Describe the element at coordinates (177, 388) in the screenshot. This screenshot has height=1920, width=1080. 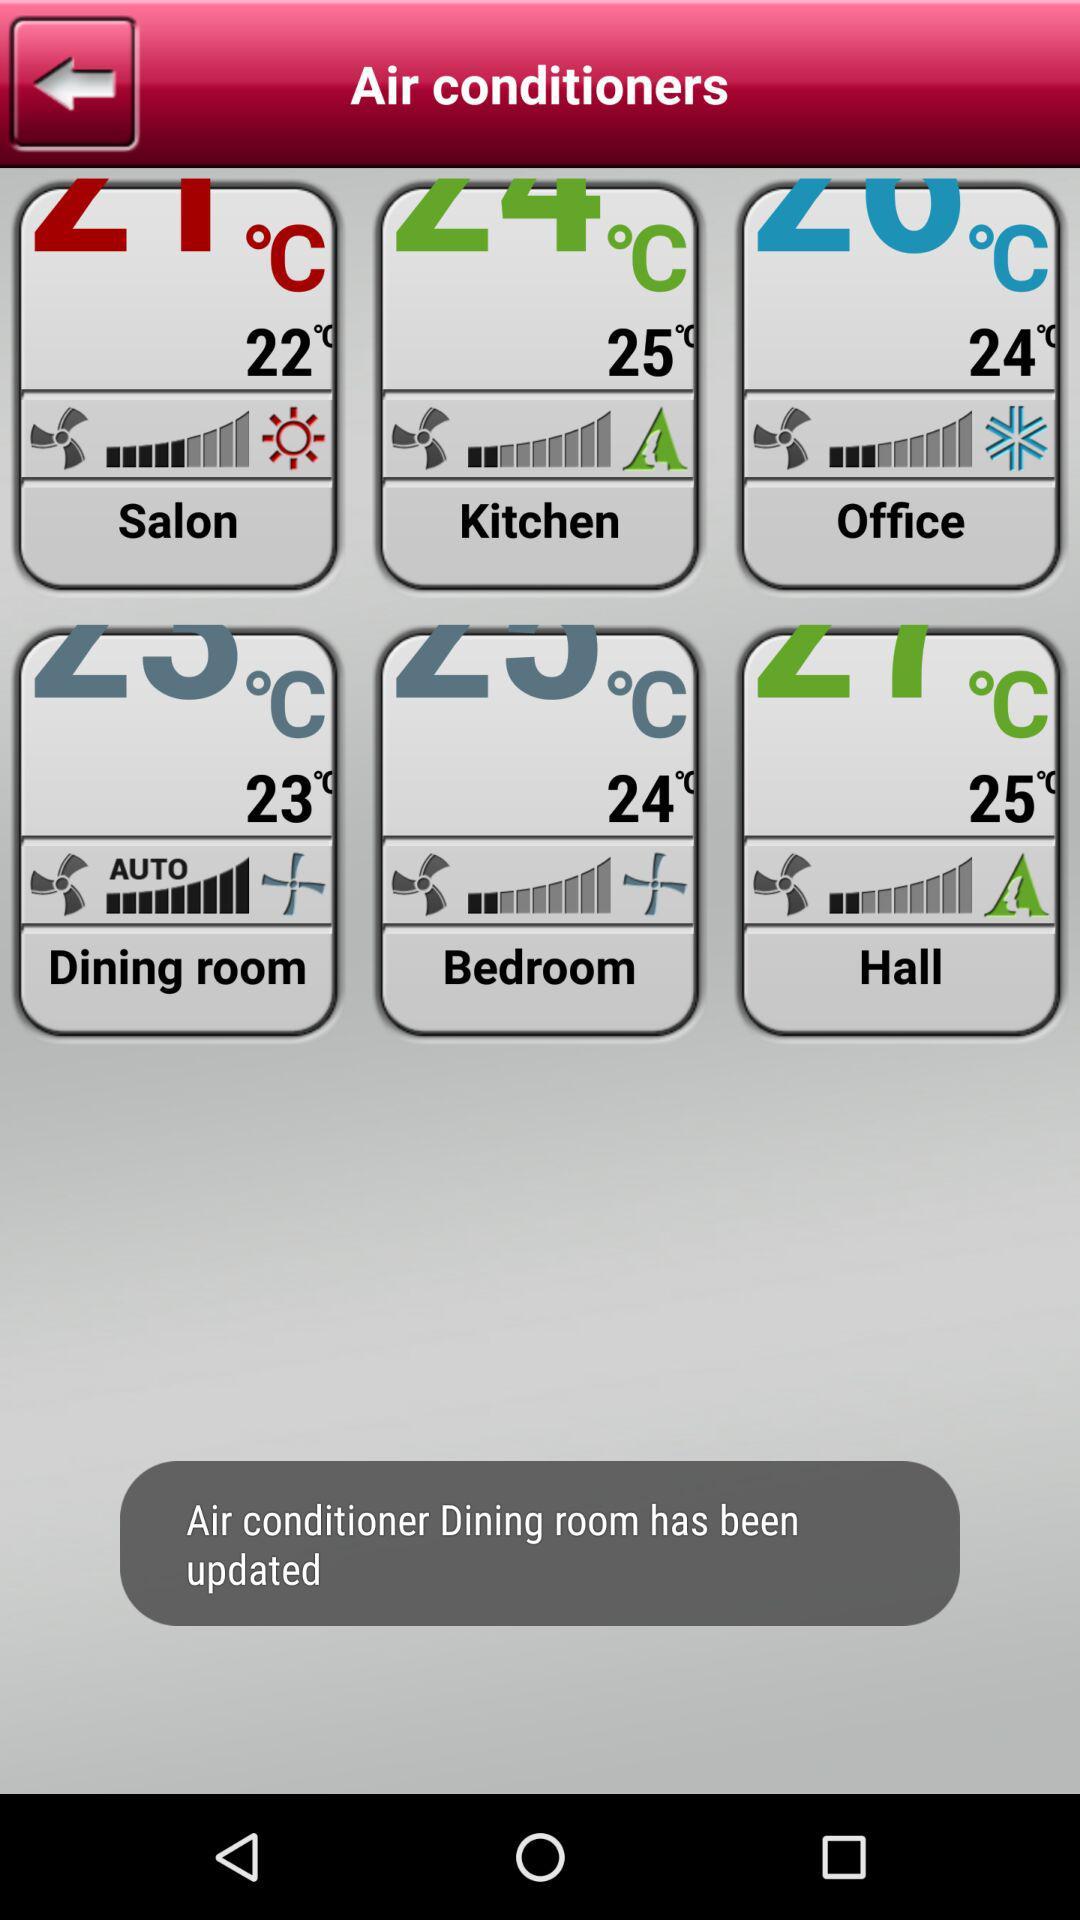
I see `climate of the option` at that location.